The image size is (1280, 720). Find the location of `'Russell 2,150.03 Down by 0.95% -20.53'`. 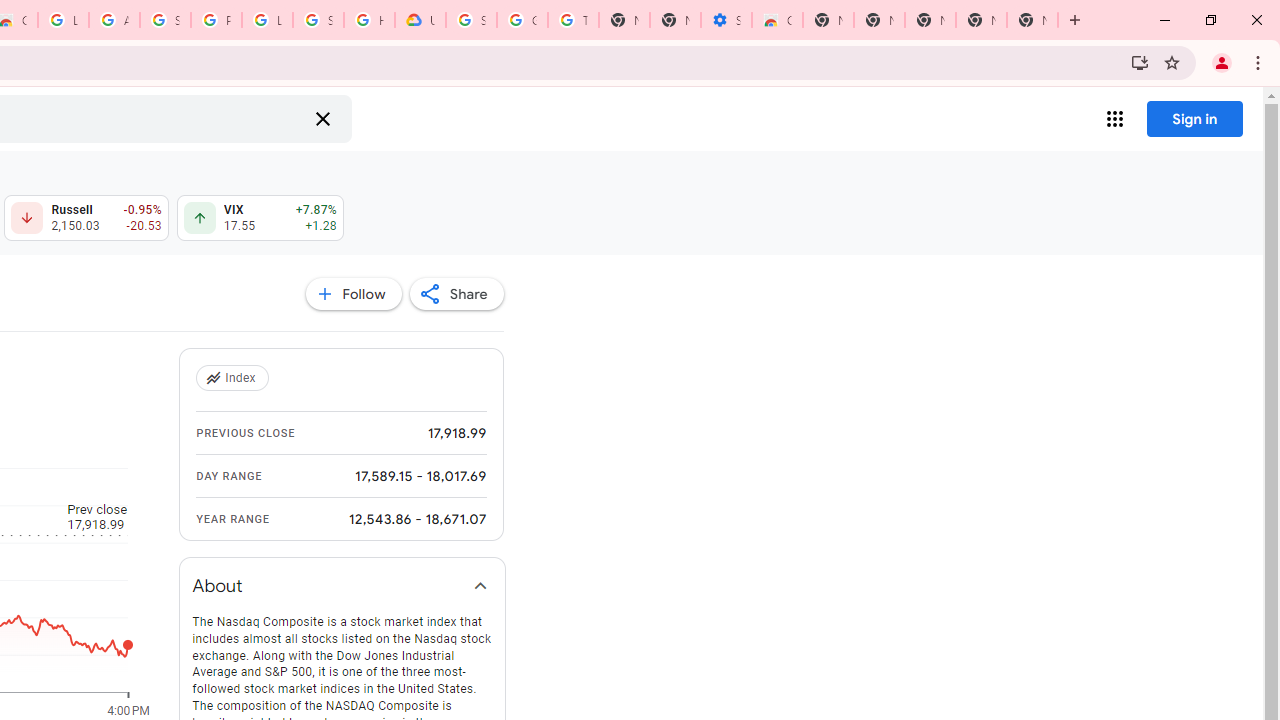

'Russell 2,150.03 Down by 0.95% -20.53' is located at coordinates (85, 218).